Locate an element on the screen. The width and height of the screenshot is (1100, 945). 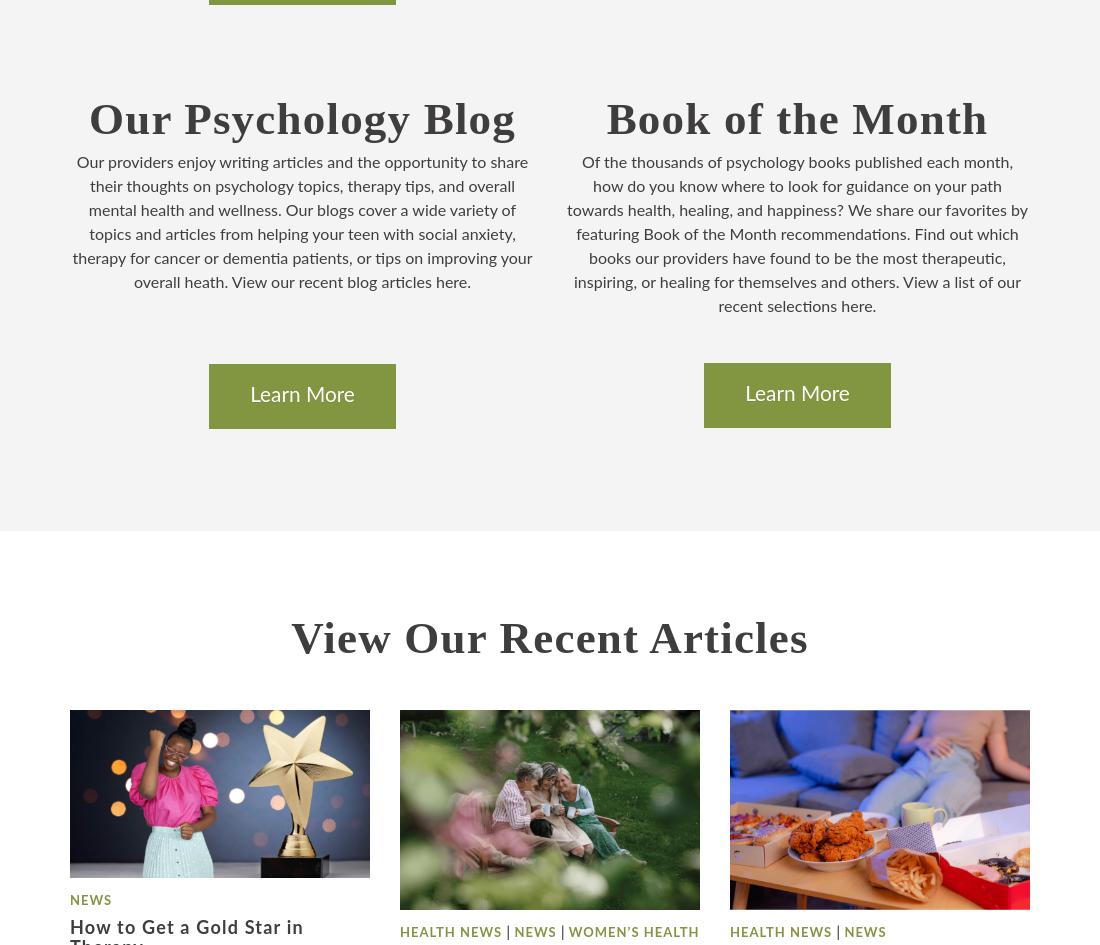
'Book of the Month' is located at coordinates (796, 117).